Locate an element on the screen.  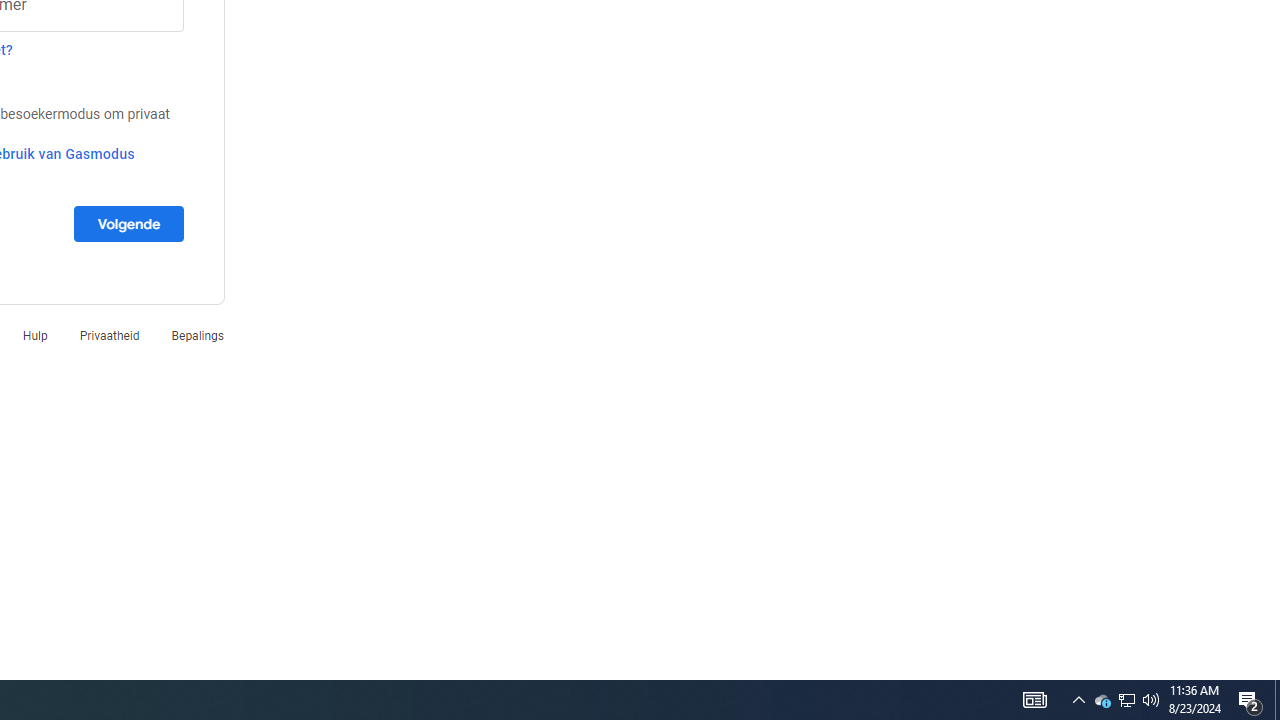
'Action Center, 2 new notifications' is located at coordinates (1250, 698).